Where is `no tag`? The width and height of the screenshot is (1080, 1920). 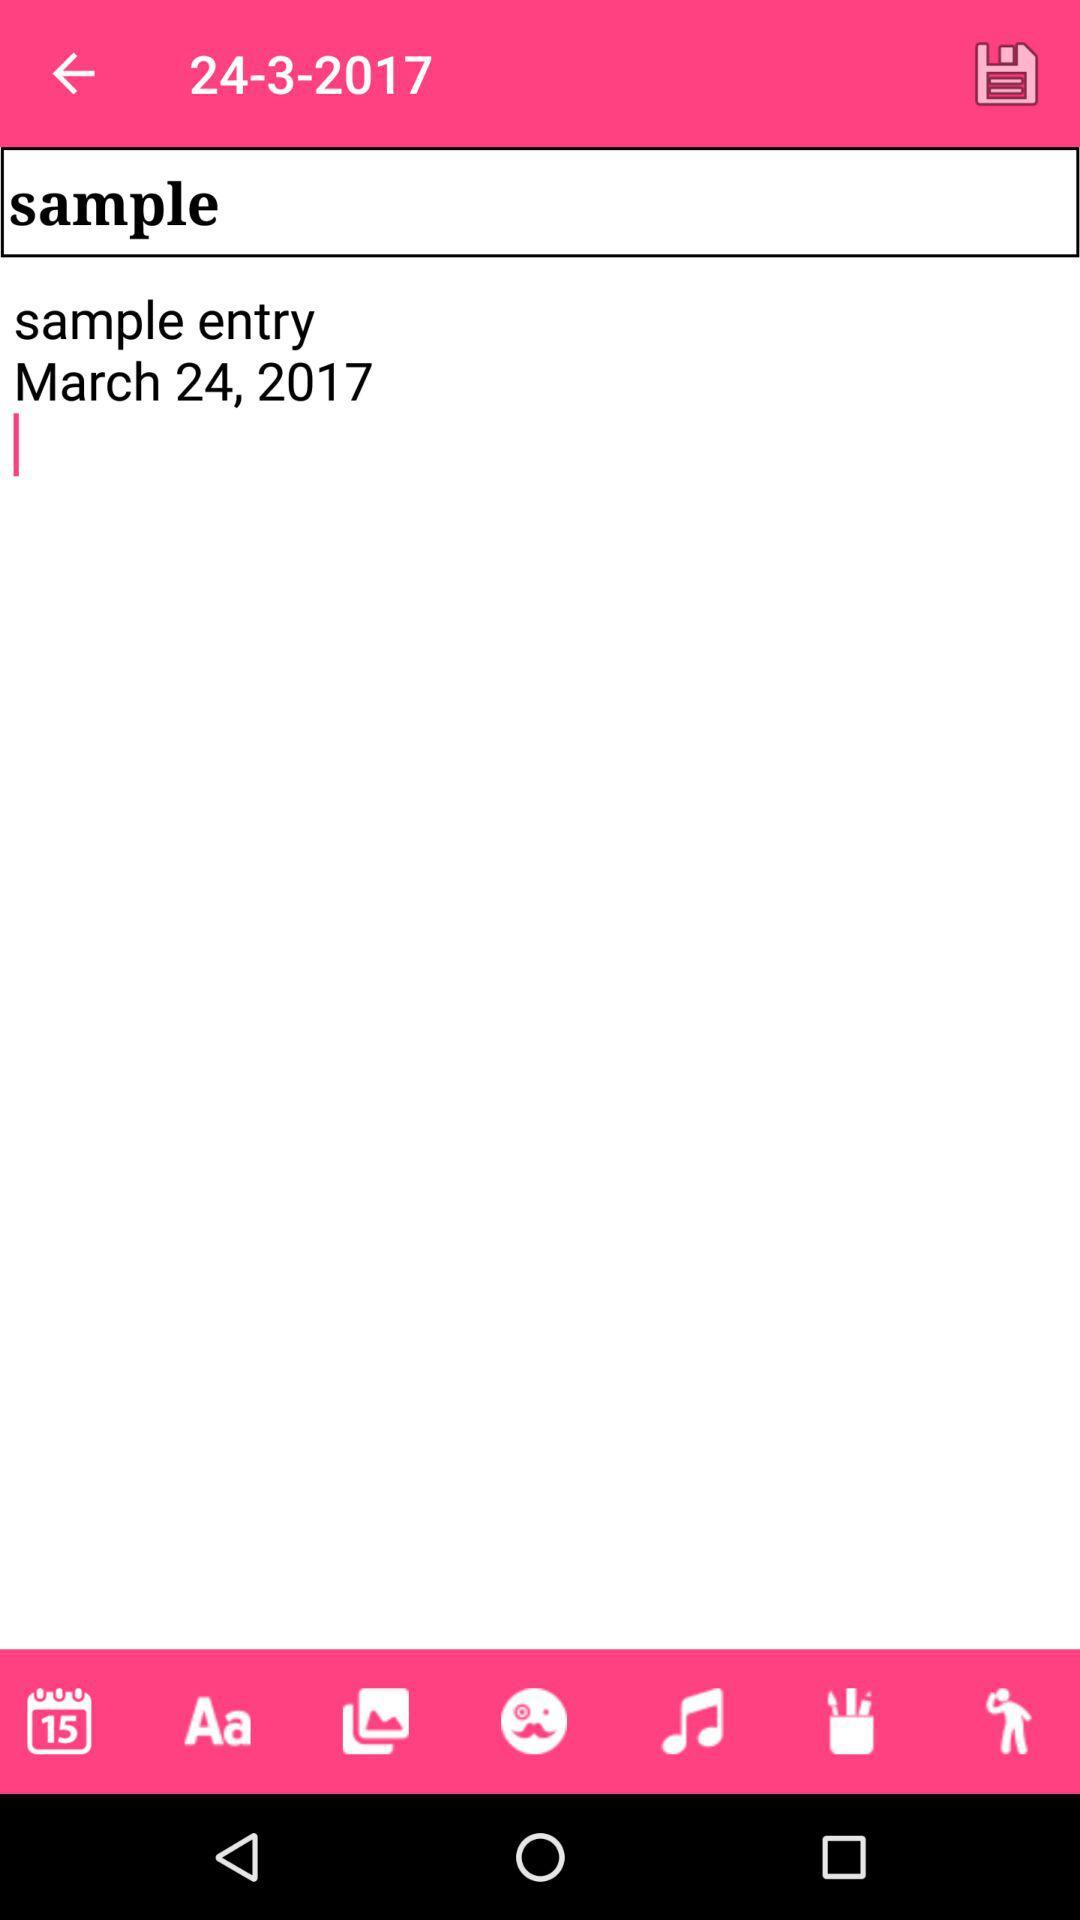
no tag is located at coordinates (532, 1720).